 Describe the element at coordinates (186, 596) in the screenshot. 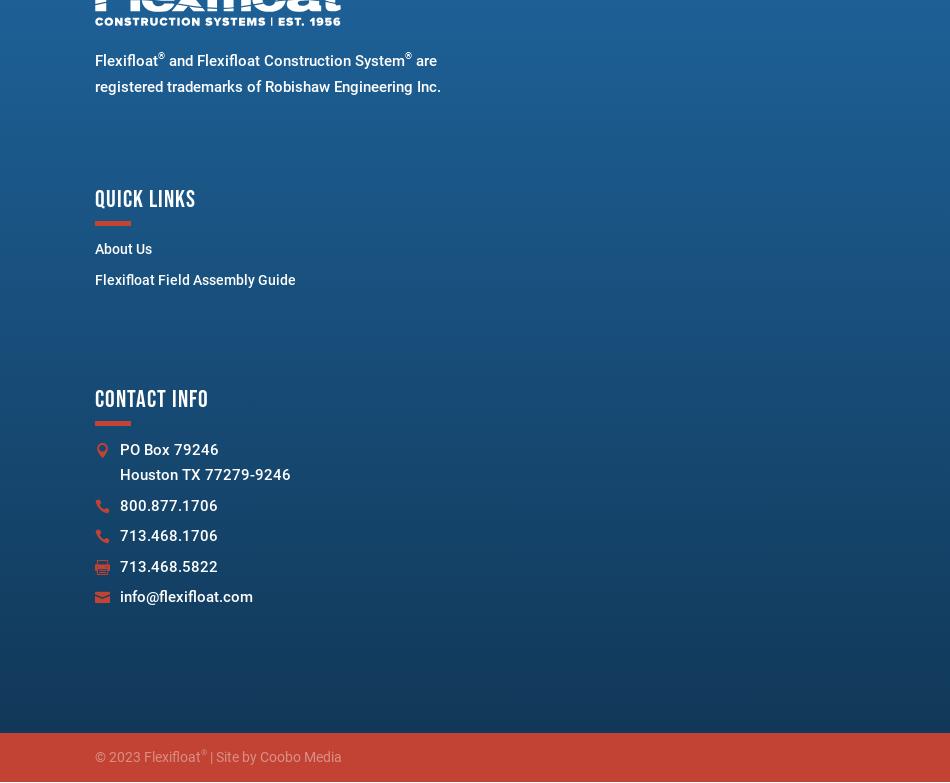

I see `'info@flexifloat.com'` at that location.